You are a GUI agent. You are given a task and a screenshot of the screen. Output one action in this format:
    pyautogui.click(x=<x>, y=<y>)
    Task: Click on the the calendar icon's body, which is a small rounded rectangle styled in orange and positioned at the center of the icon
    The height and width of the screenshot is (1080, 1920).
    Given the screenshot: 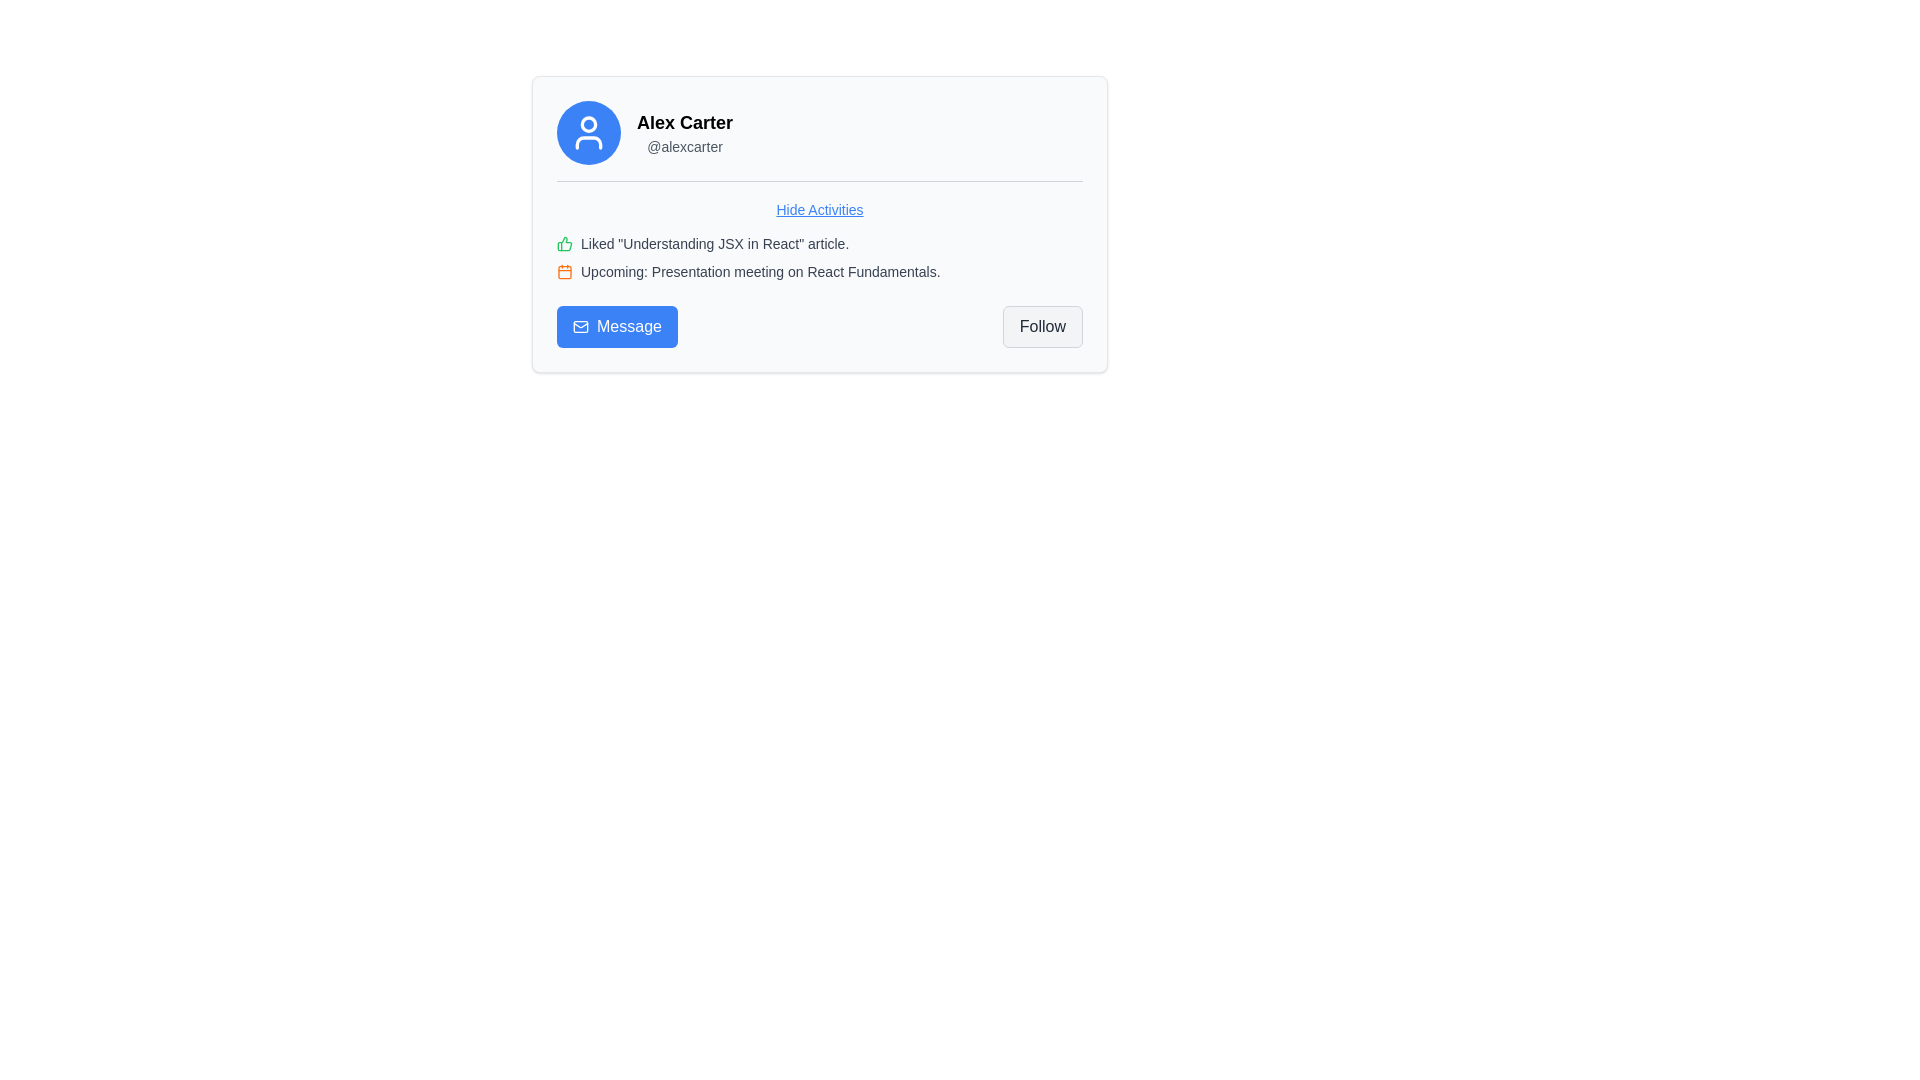 What is the action you would take?
    pyautogui.click(x=564, y=272)
    